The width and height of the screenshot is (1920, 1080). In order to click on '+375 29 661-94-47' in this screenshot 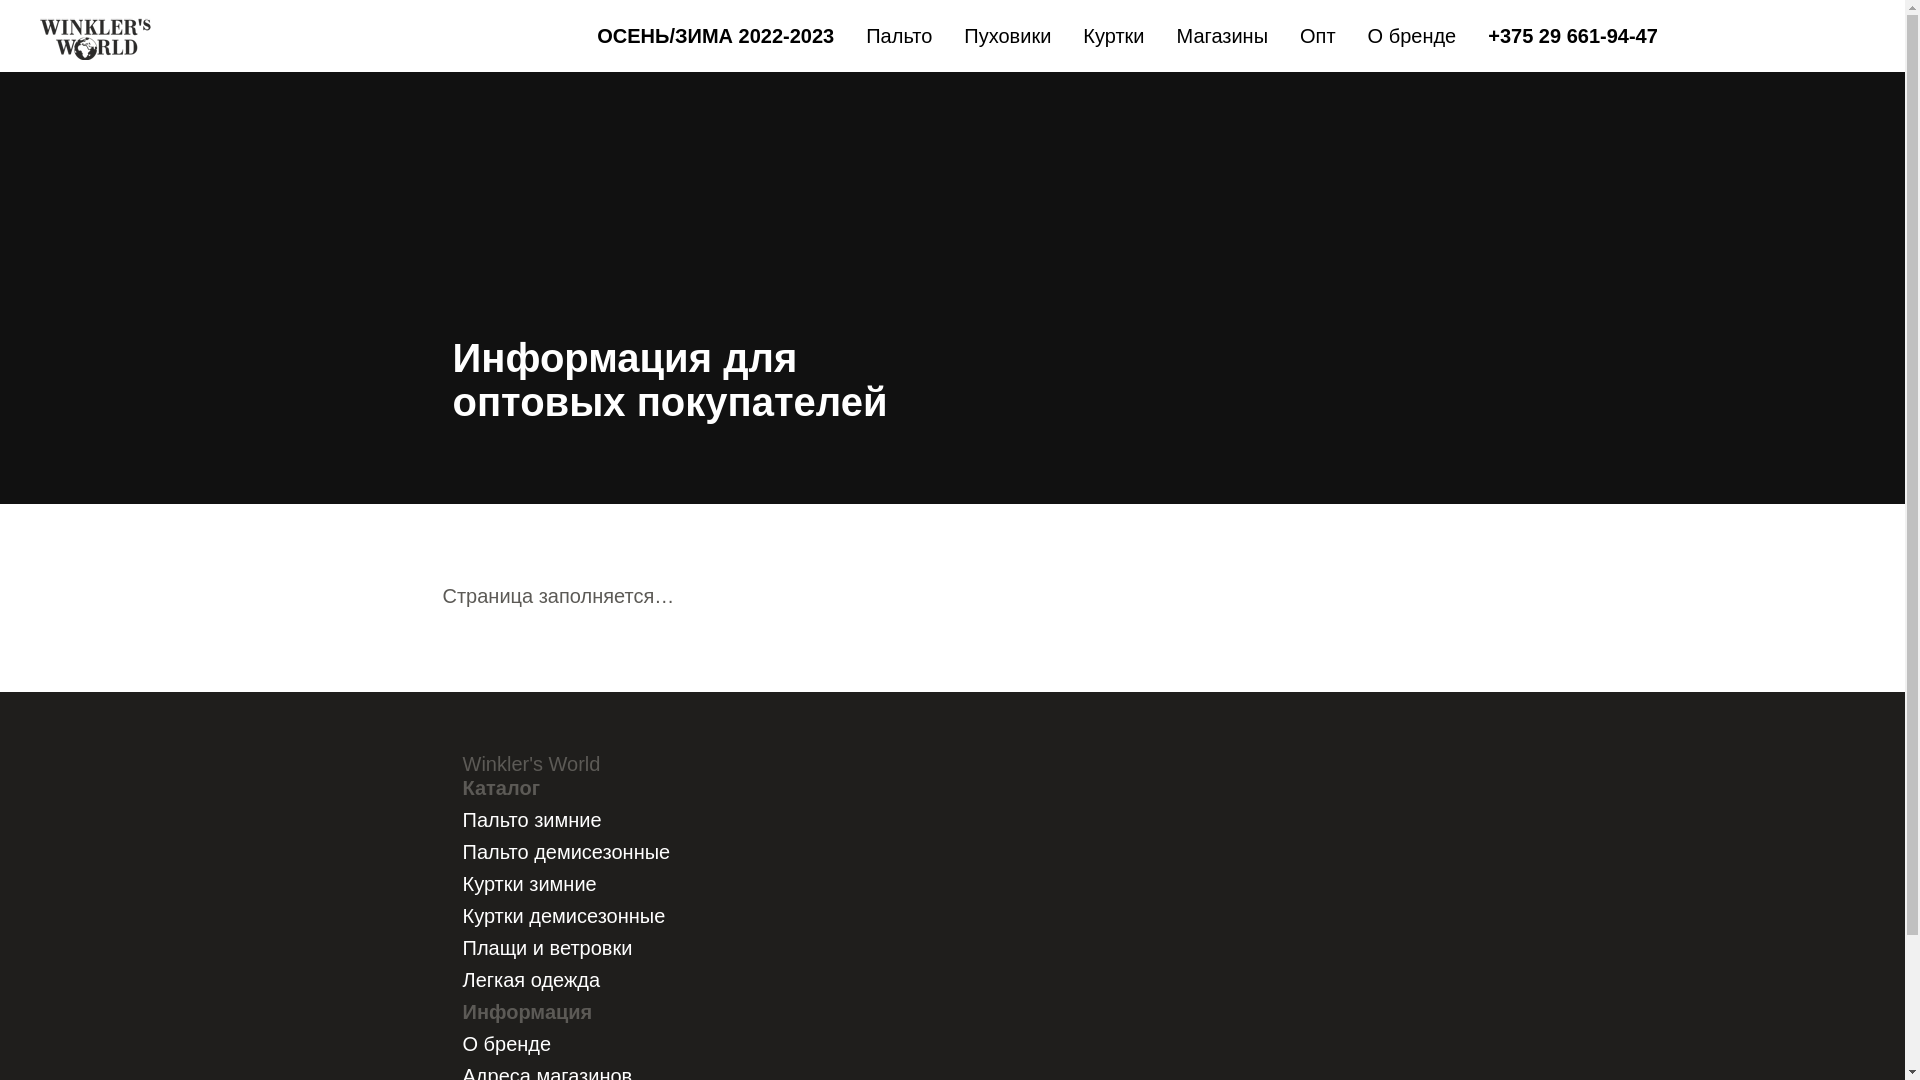, I will do `click(1572, 35)`.